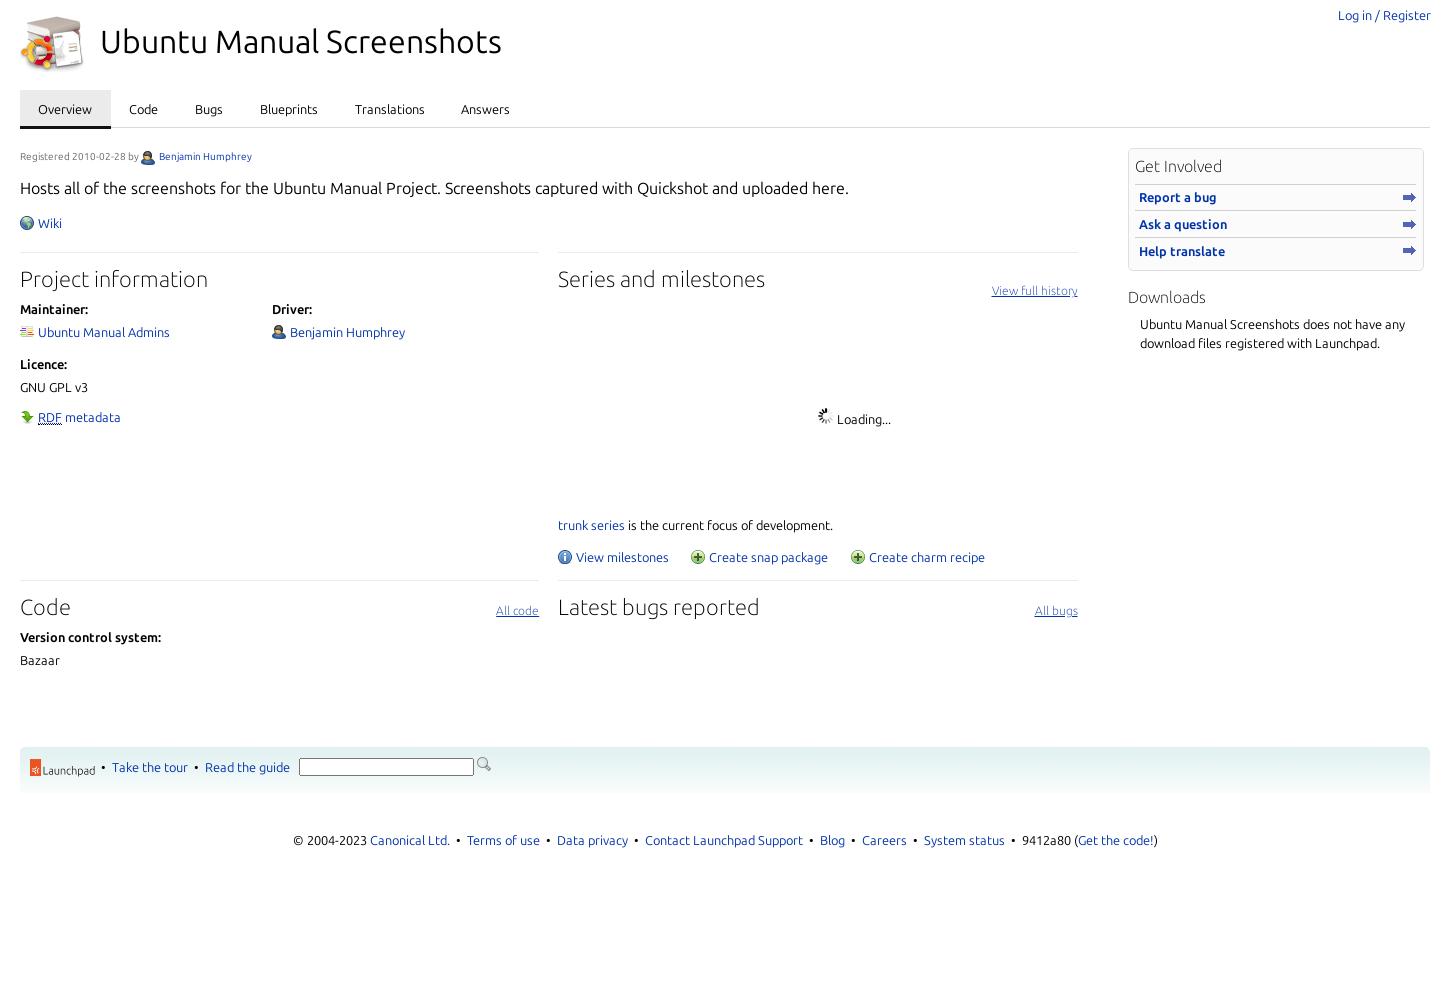 Image resolution: width=1450 pixels, height=1000 pixels. I want to click on 'View full history', so click(1033, 290).